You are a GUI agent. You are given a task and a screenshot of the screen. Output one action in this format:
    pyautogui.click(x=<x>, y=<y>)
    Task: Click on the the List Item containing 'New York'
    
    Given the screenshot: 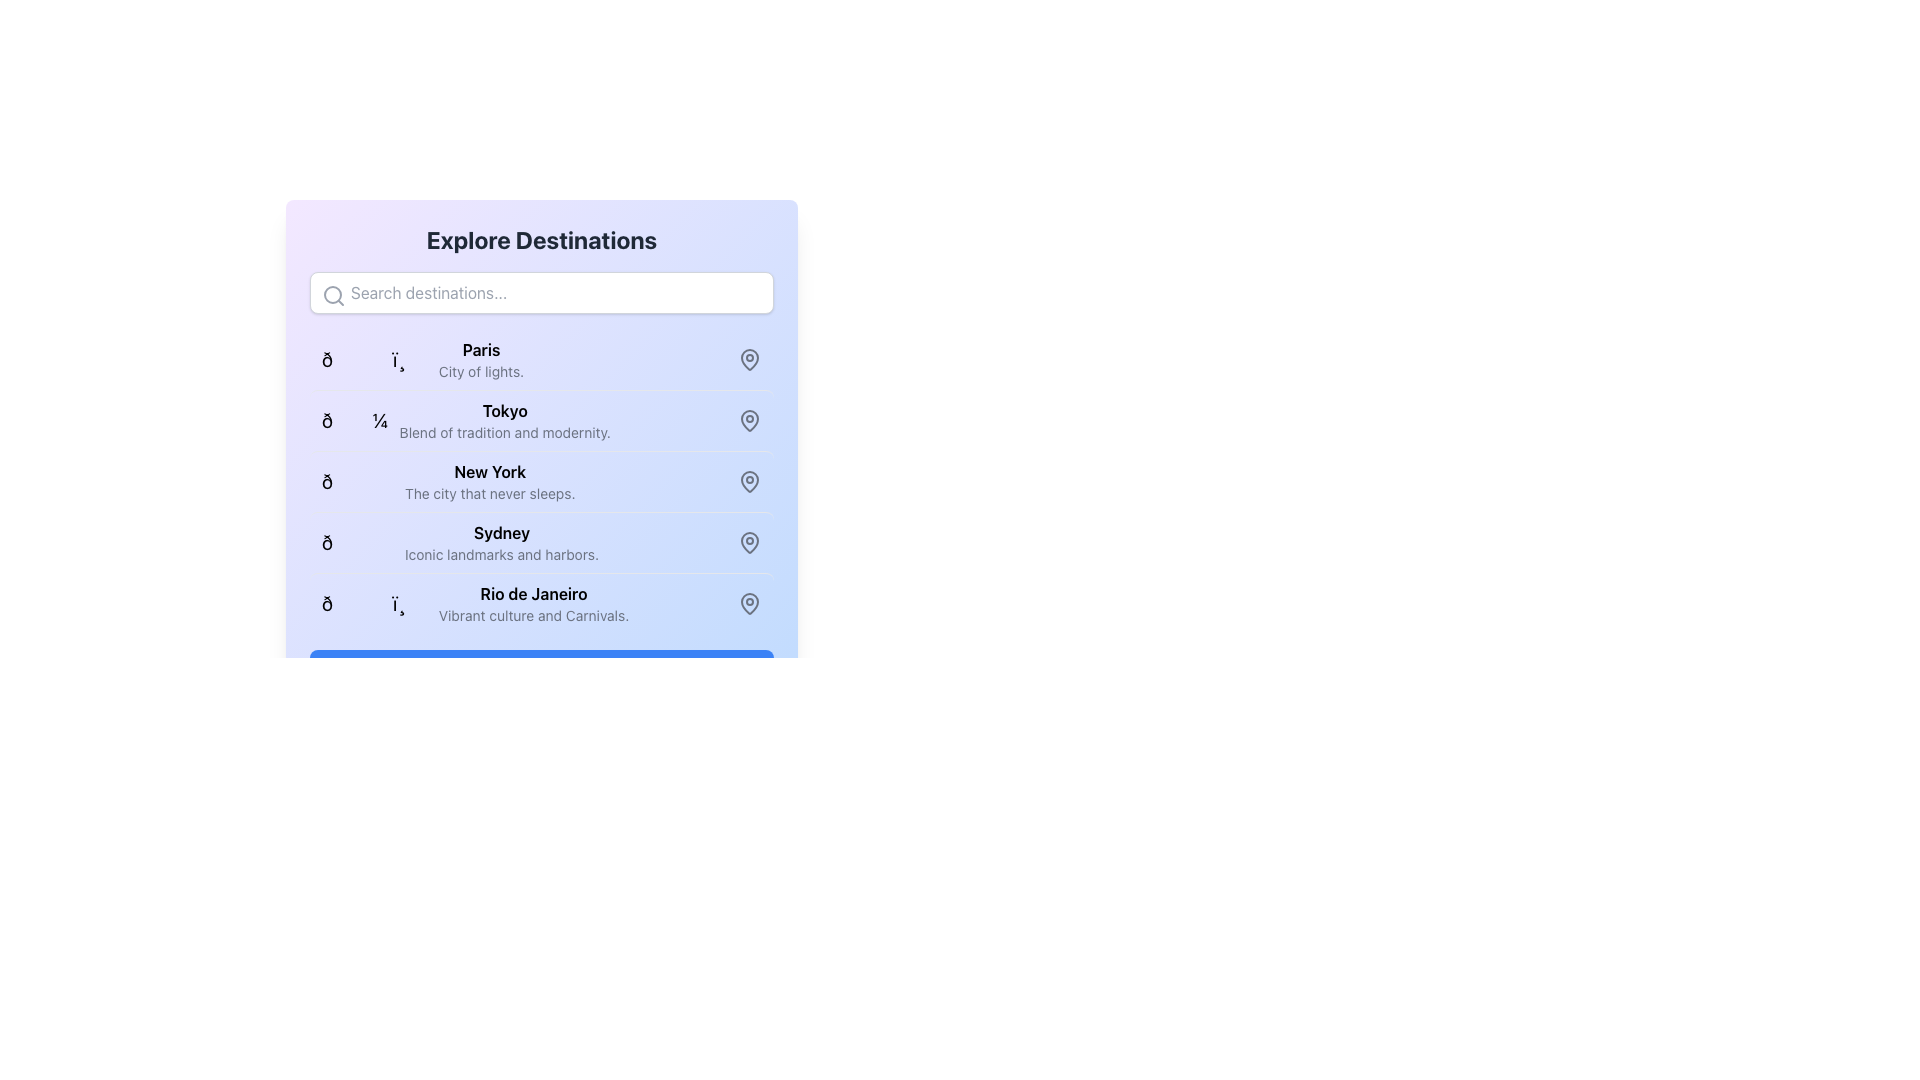 What is the action you would take?
    pyautogui.click(x=490, y=482)
    